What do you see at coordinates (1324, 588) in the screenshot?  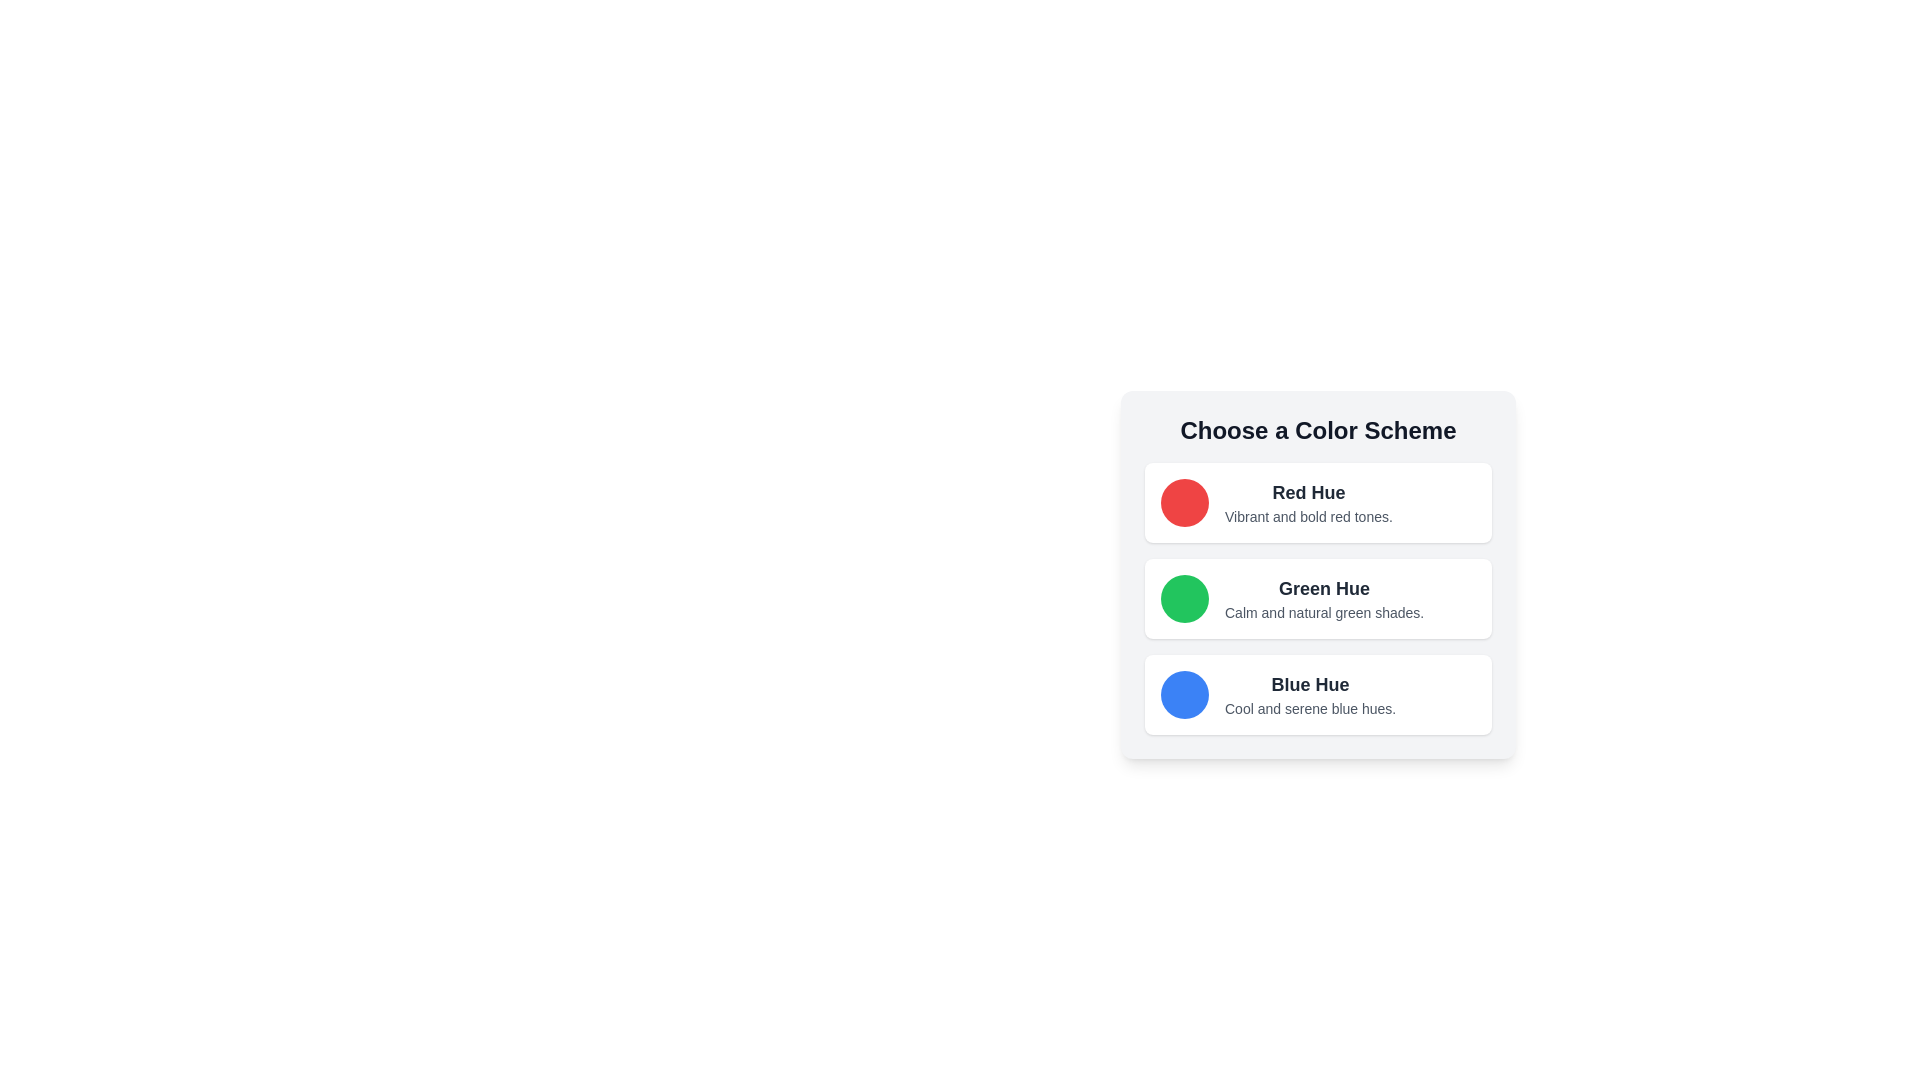 I see `the header text element that highlights the 'Green Hue' color scheme` at bounding box center [1324, 588].